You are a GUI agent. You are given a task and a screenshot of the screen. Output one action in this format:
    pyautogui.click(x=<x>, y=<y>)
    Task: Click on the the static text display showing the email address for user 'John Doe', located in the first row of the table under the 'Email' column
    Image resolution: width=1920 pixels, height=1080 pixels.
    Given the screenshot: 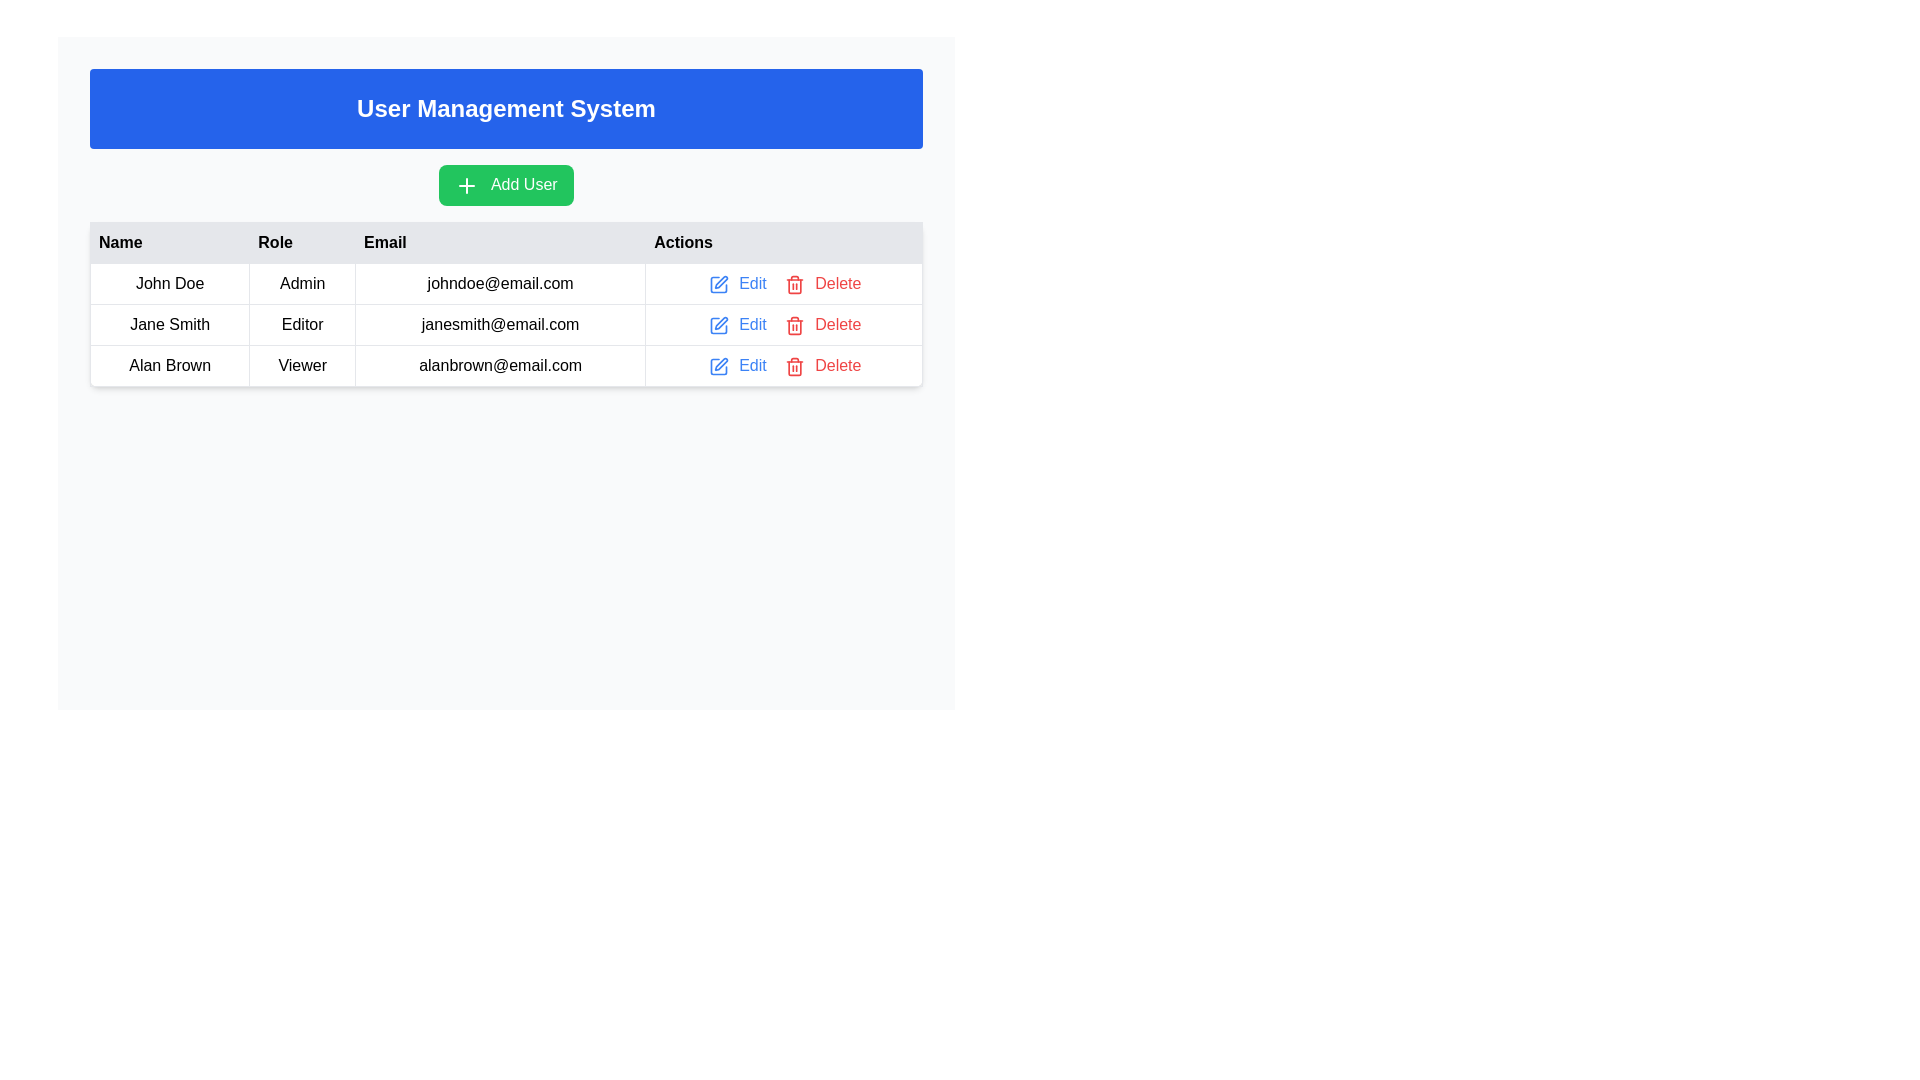 What is the action you would take?
    pyautogui.click(x=500, y=283)
    